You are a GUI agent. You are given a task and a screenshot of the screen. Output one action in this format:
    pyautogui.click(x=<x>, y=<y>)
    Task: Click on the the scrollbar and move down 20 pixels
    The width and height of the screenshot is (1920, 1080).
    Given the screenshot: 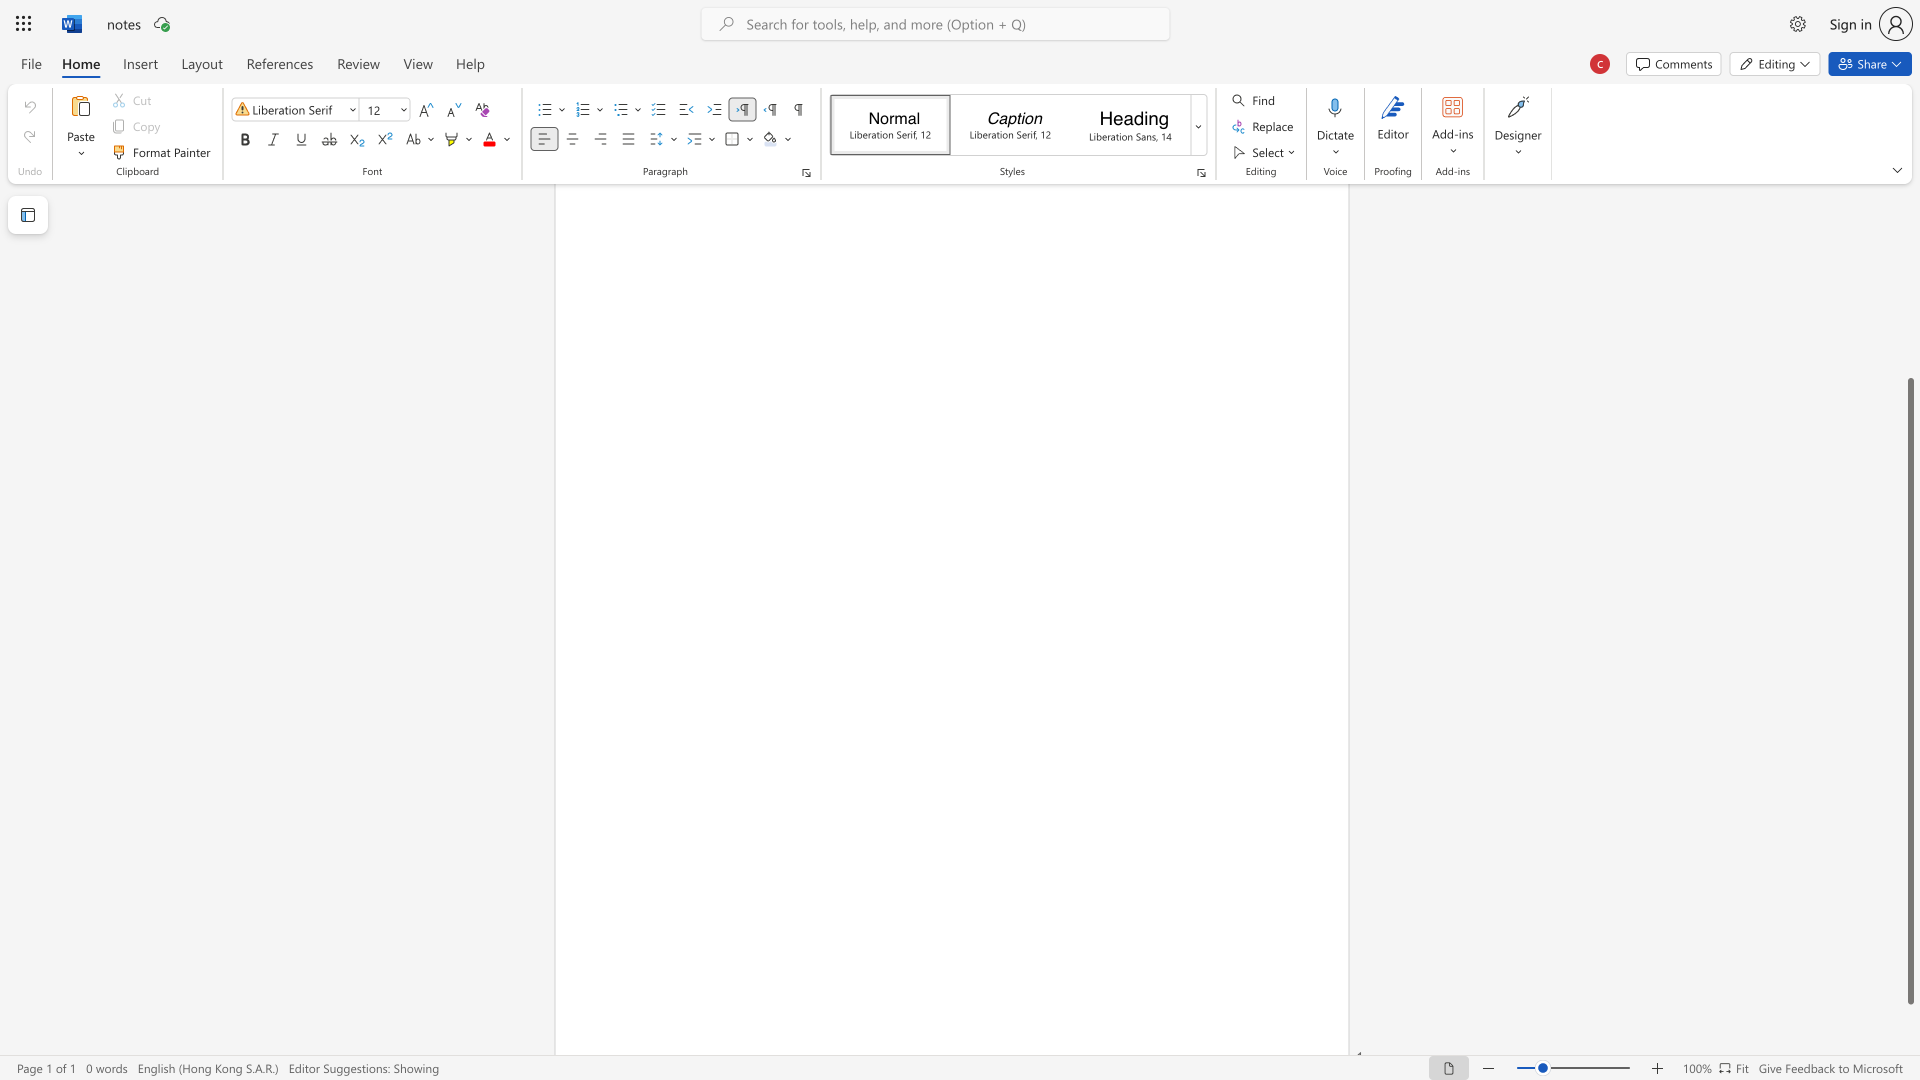 What is the action you would take?
    pyautogui.click(x=1909, y=690)
    